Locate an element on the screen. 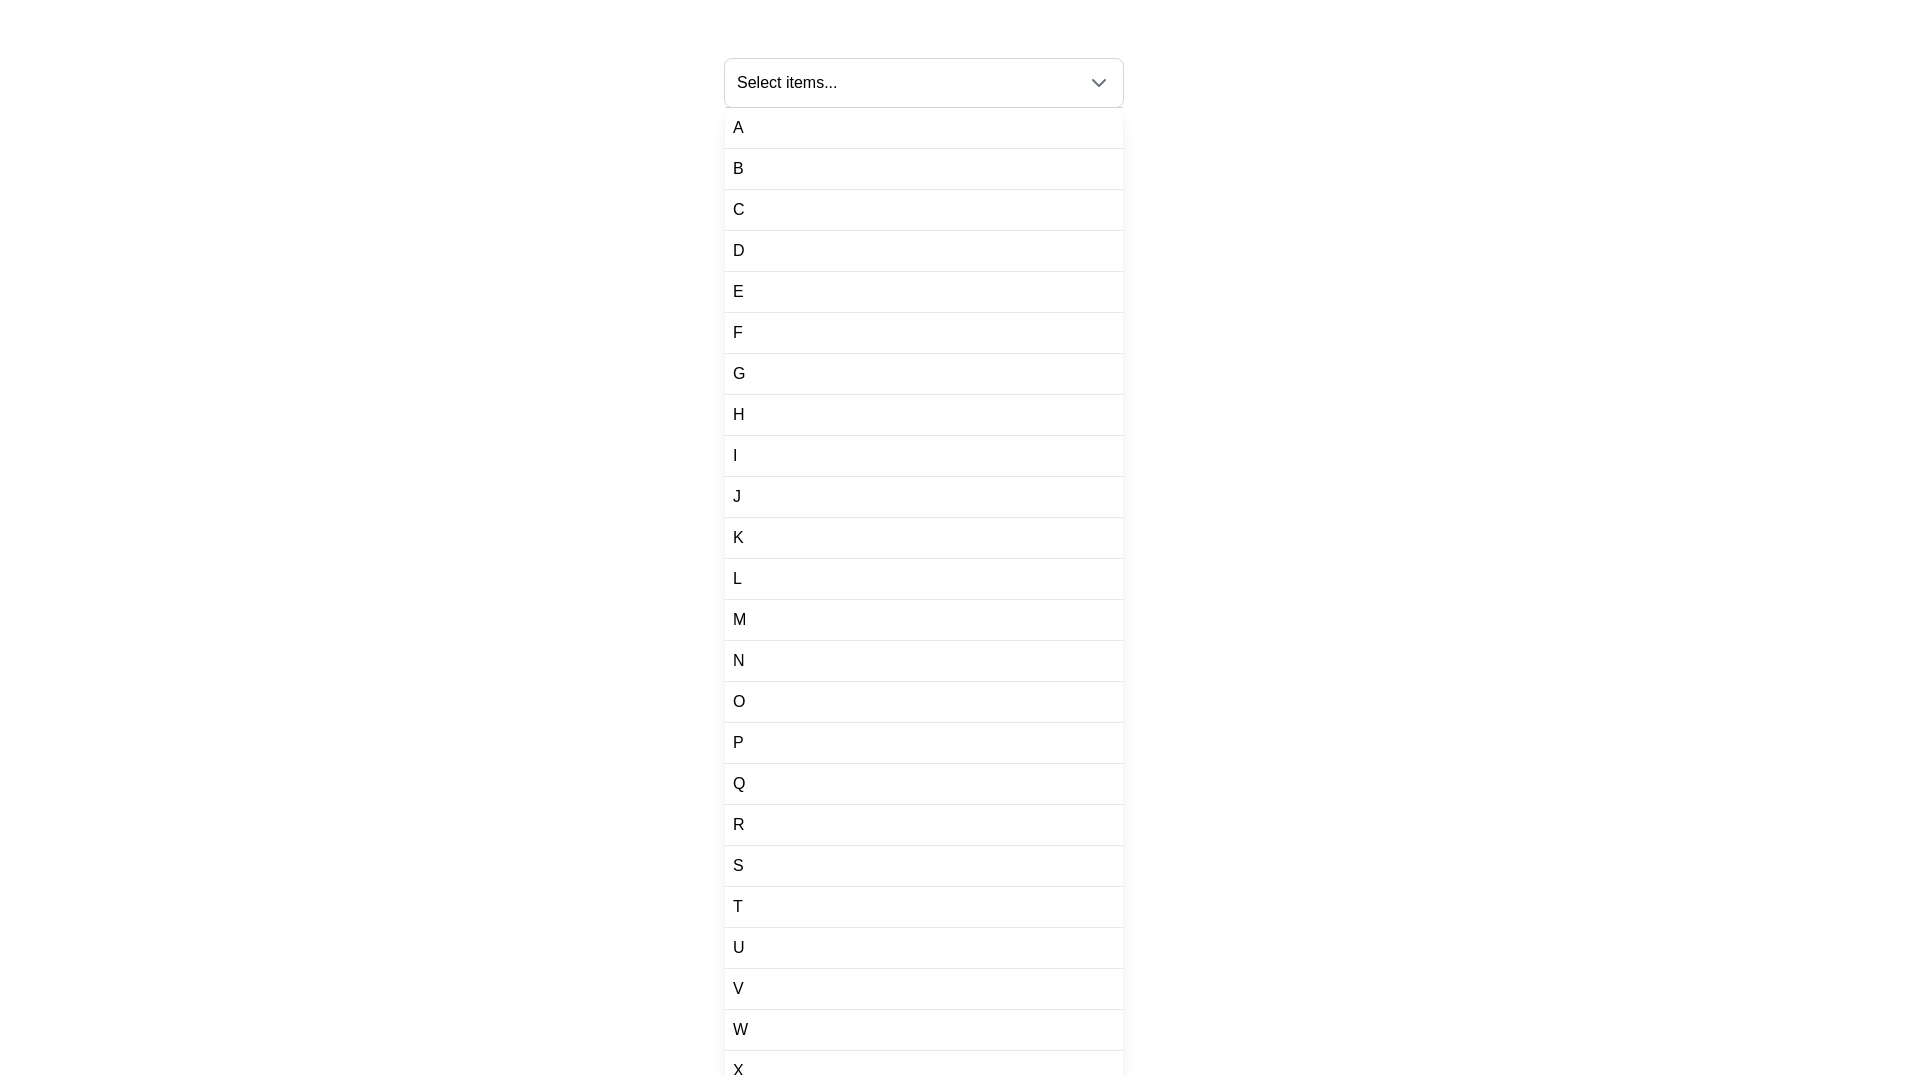 The width and height of the screenshot is (1920, 1080). the selectable list item displaying the character 'V', which is the 22nd item in the vertical list is located at coordinates (923, 987).